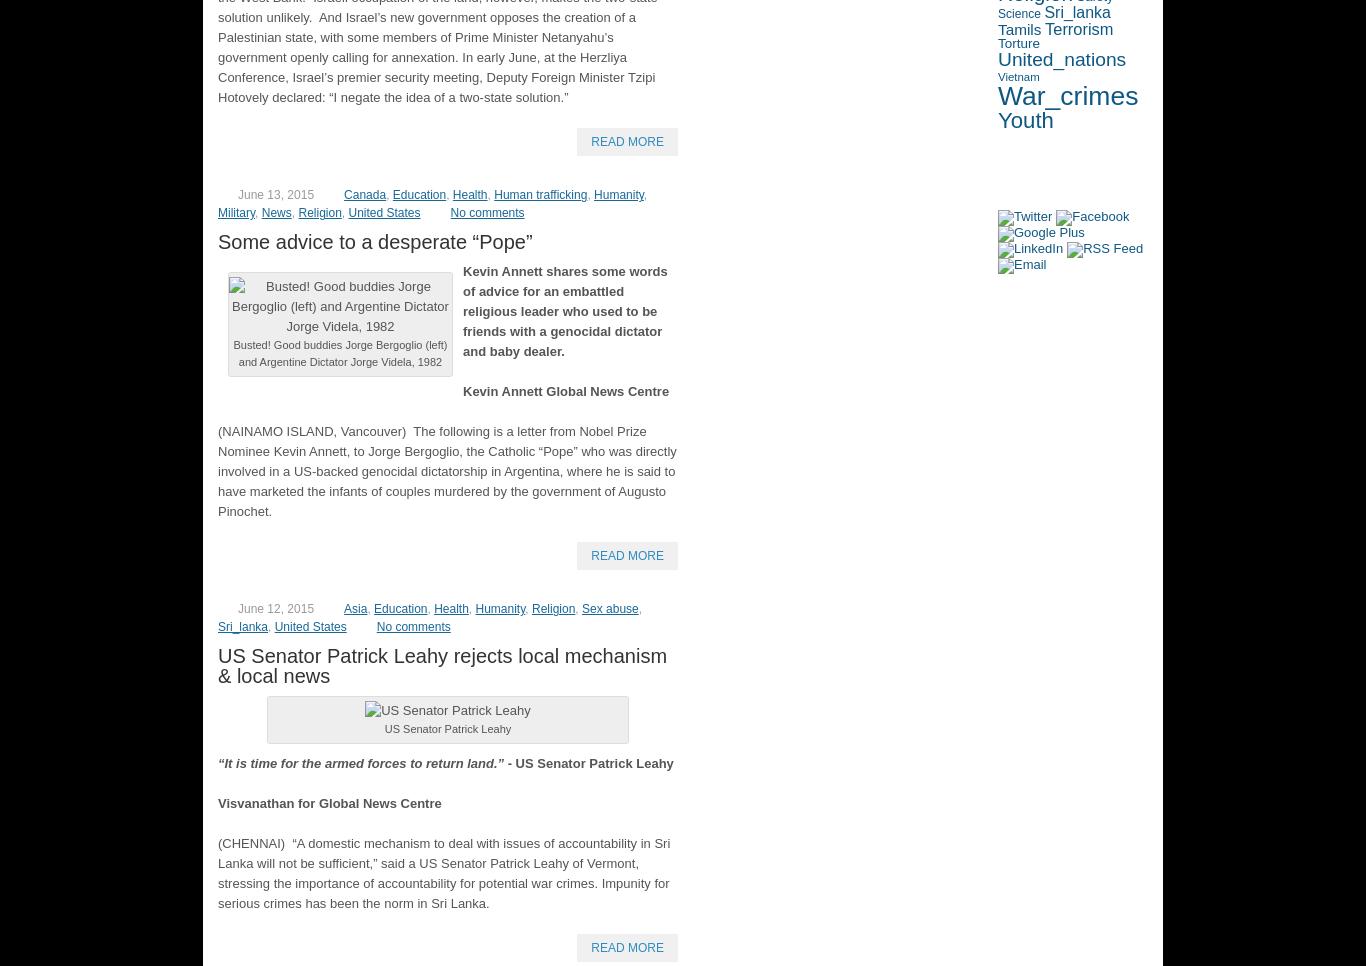 This screenshot has height=966, width=1366. I want to click on 'Tamils', so click(1019, 27).